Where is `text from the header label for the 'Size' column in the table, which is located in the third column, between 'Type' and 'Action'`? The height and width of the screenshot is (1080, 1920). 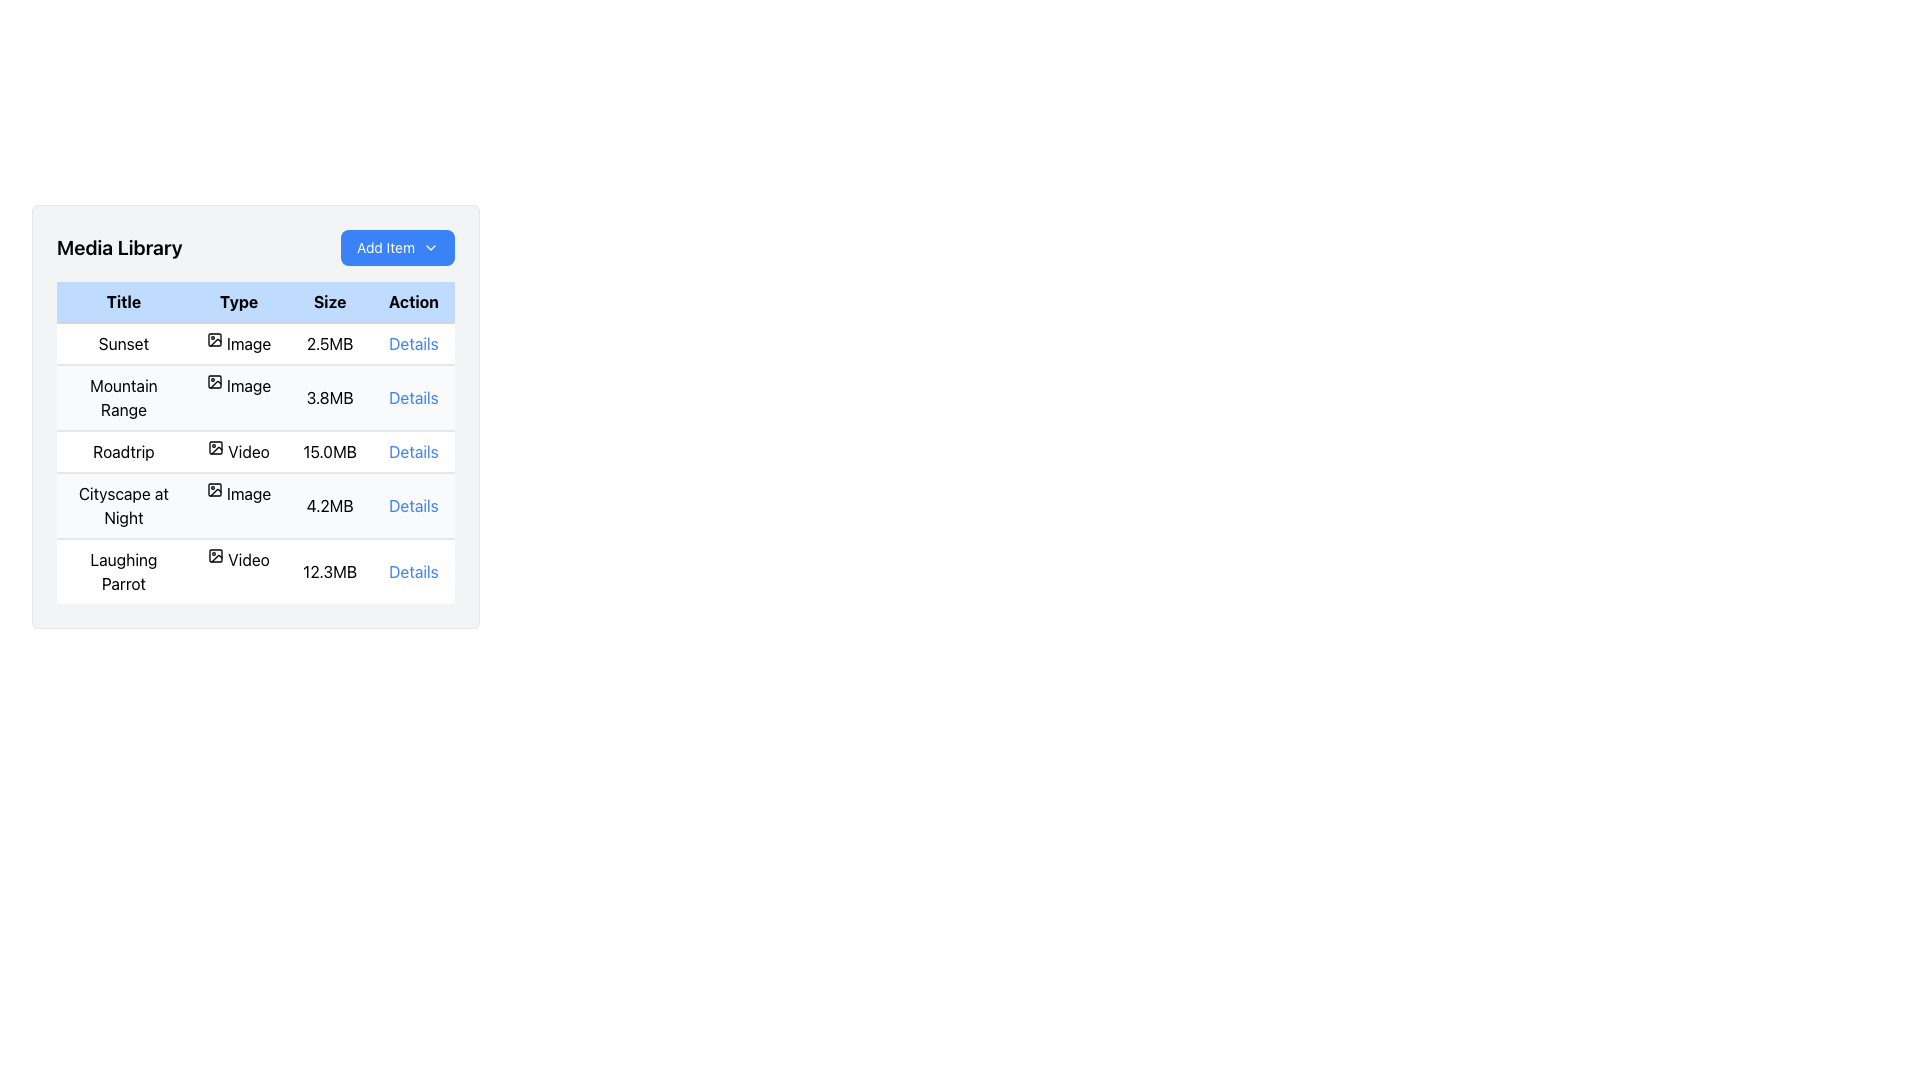
text from the header label for the 'Size' column in the table, which is located in the third column, between 'Type' and 'Action' is located at coordinates (330, 302).